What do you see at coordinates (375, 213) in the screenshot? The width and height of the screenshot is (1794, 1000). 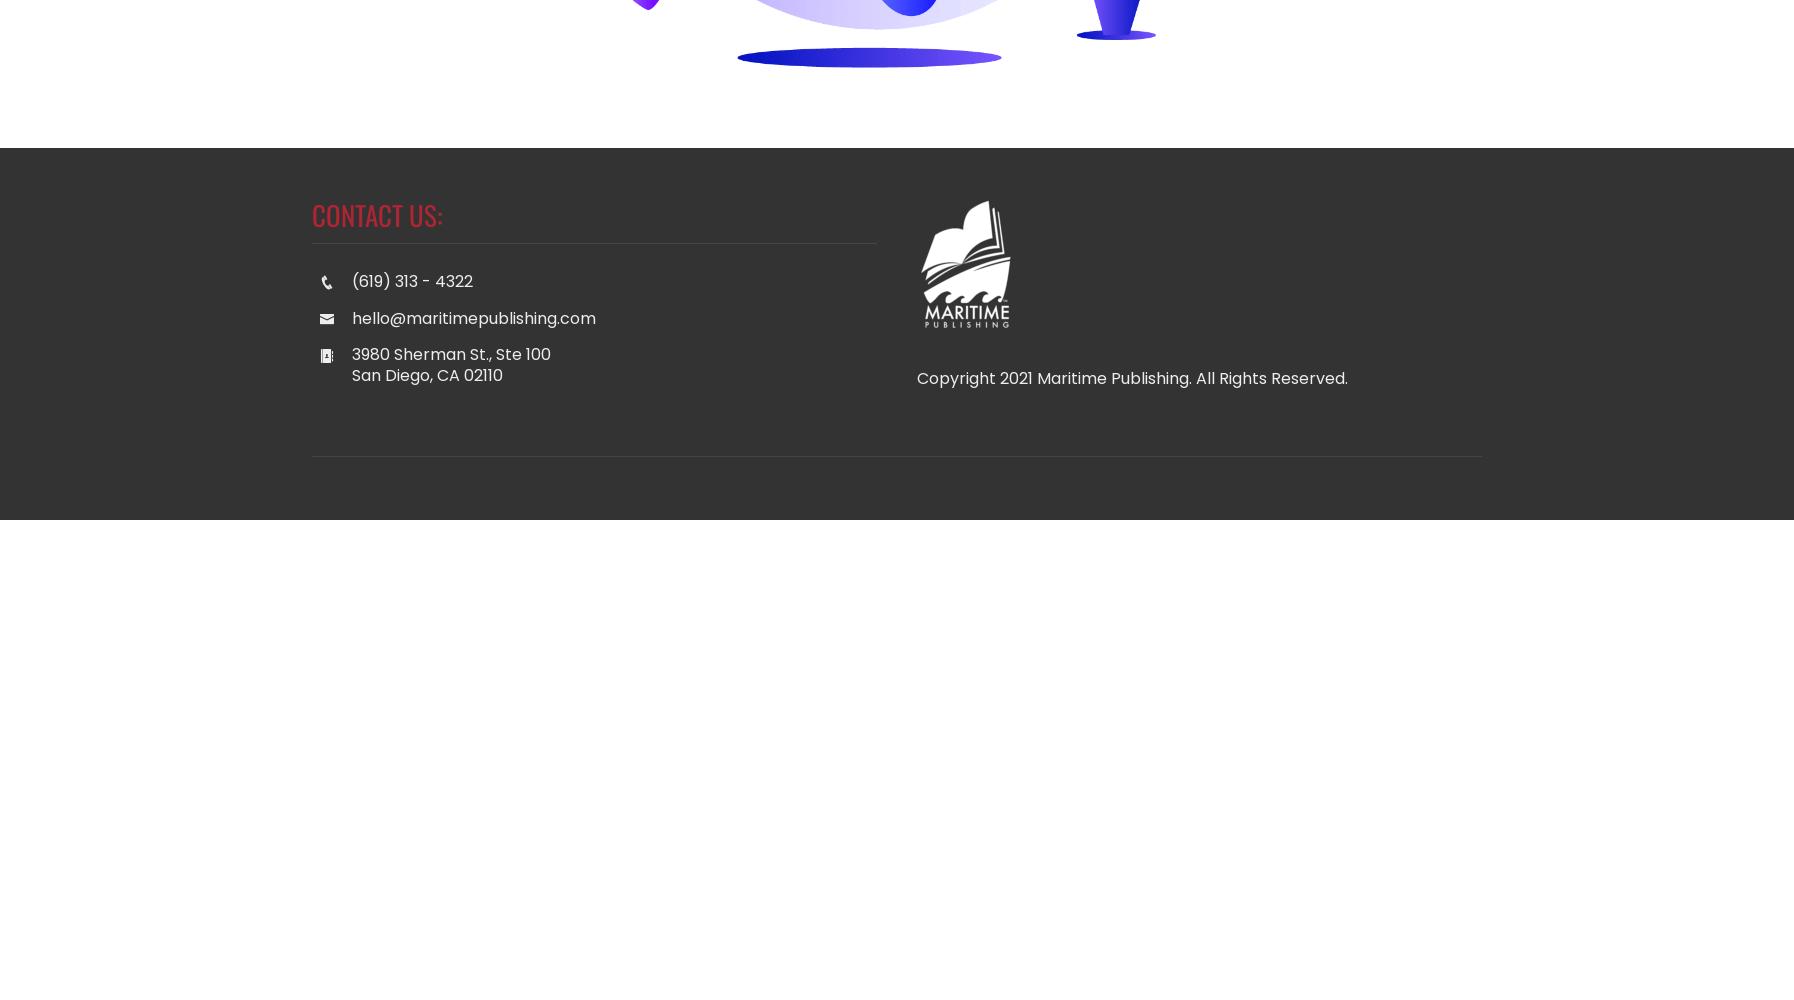 I see `'Contact US:'` at bounding box center [375, 213].